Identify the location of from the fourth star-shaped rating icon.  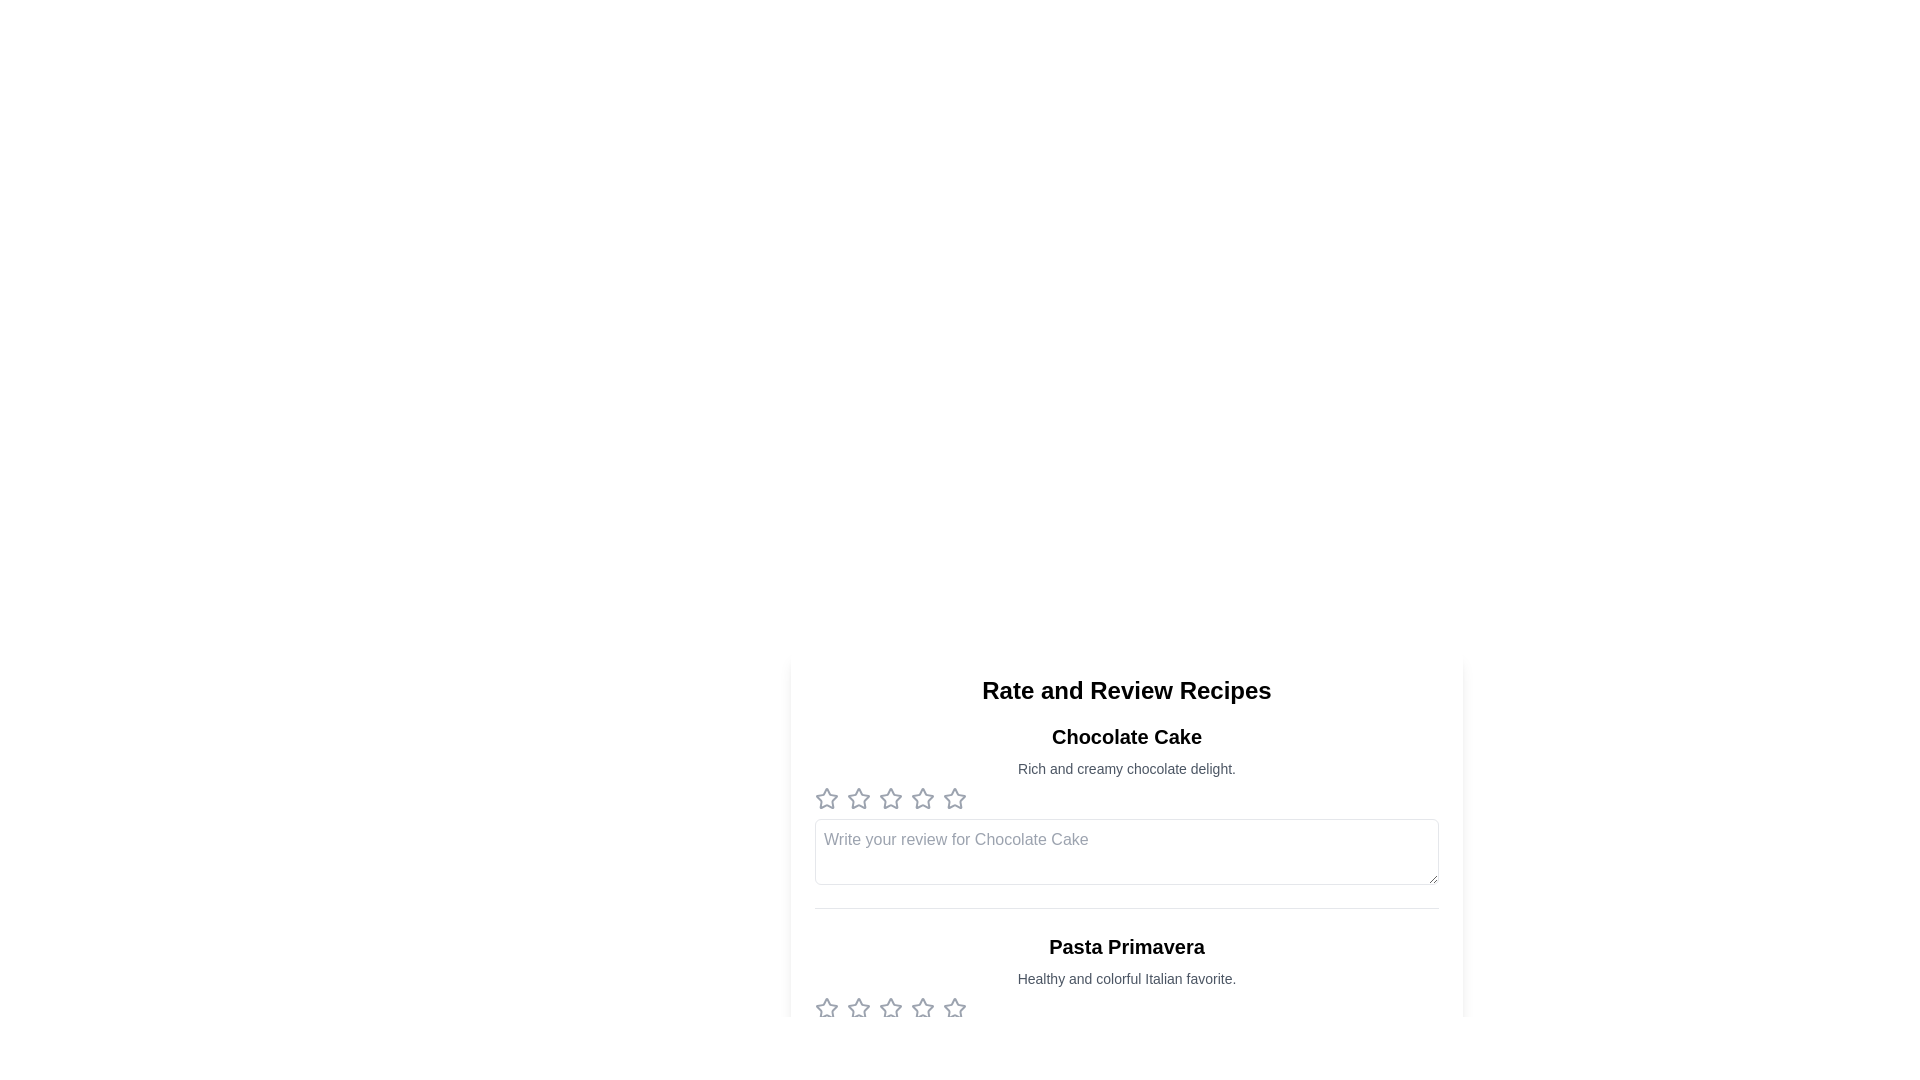
(954, 797).